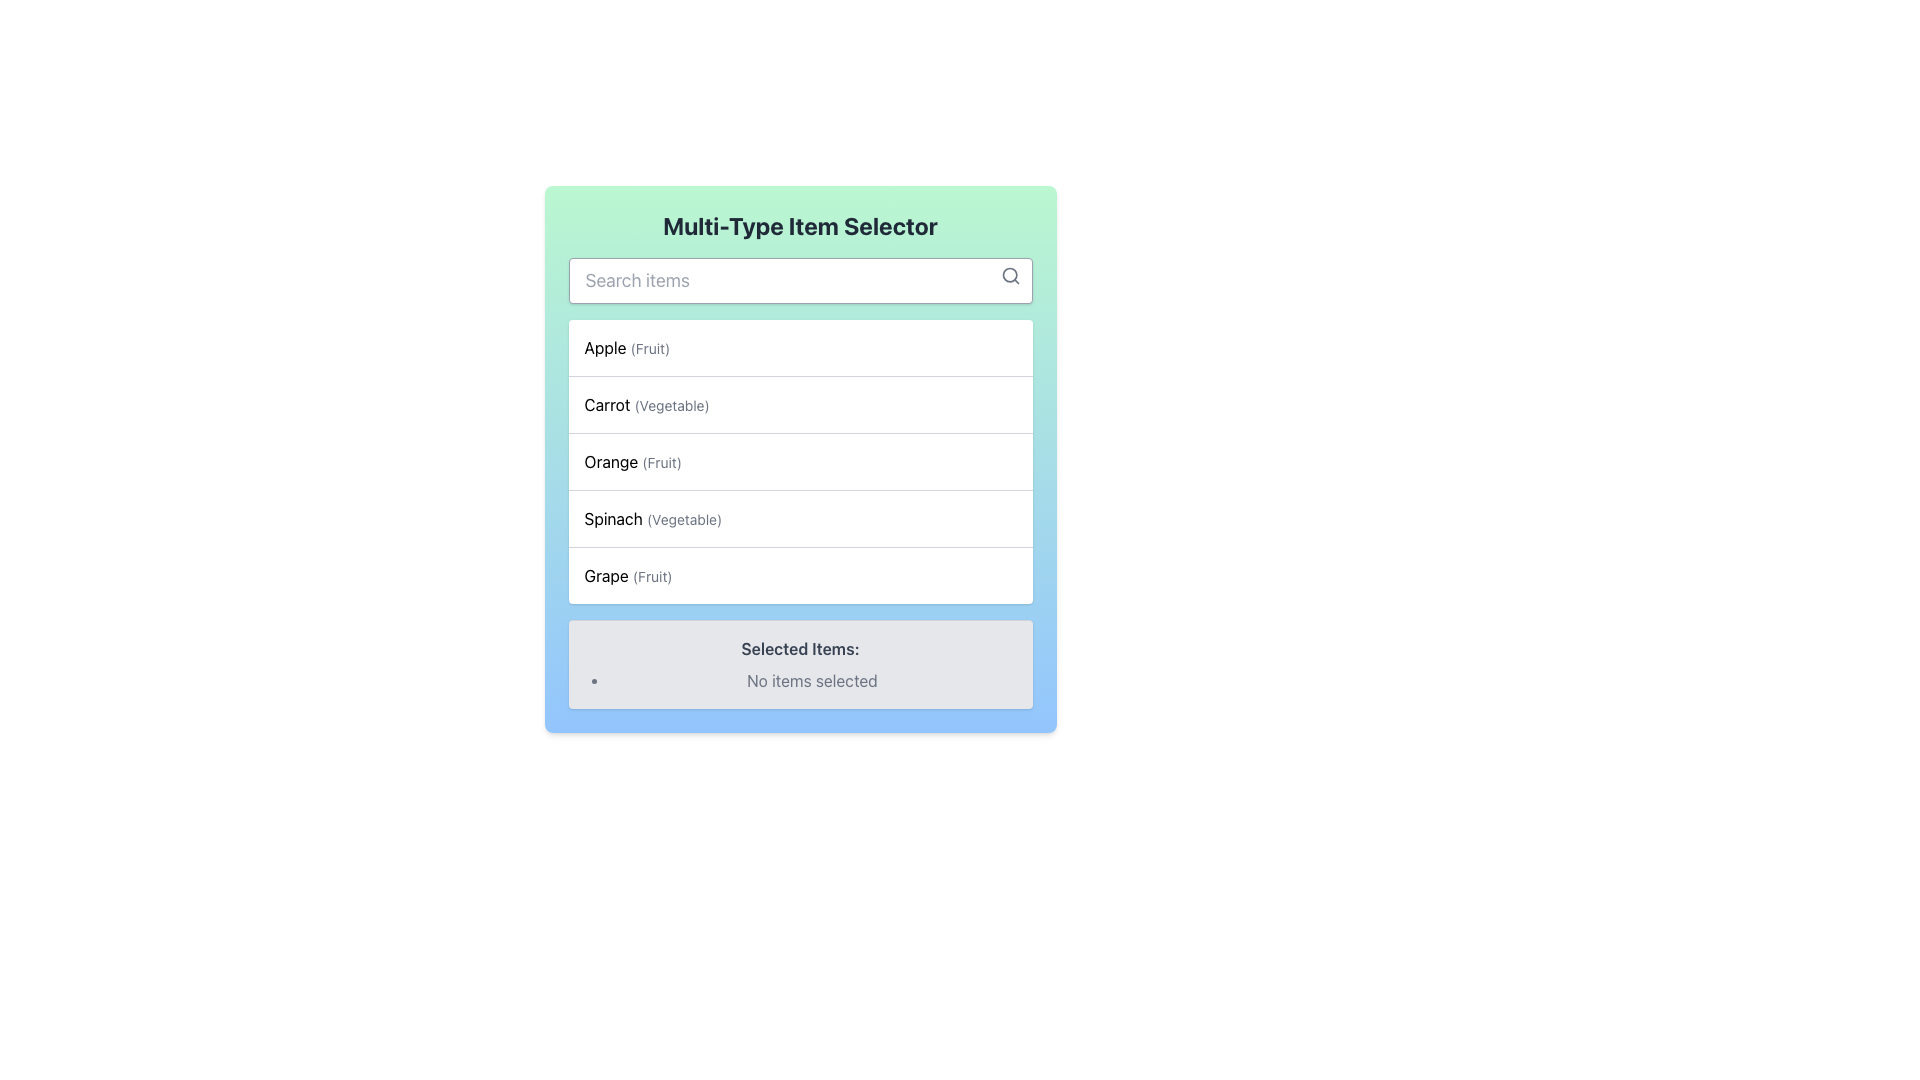 The image size is (1920, 1080). I want to click on the circular graphical component of the search icon located in the top-right corner of the input bar, so click(1009, 275).